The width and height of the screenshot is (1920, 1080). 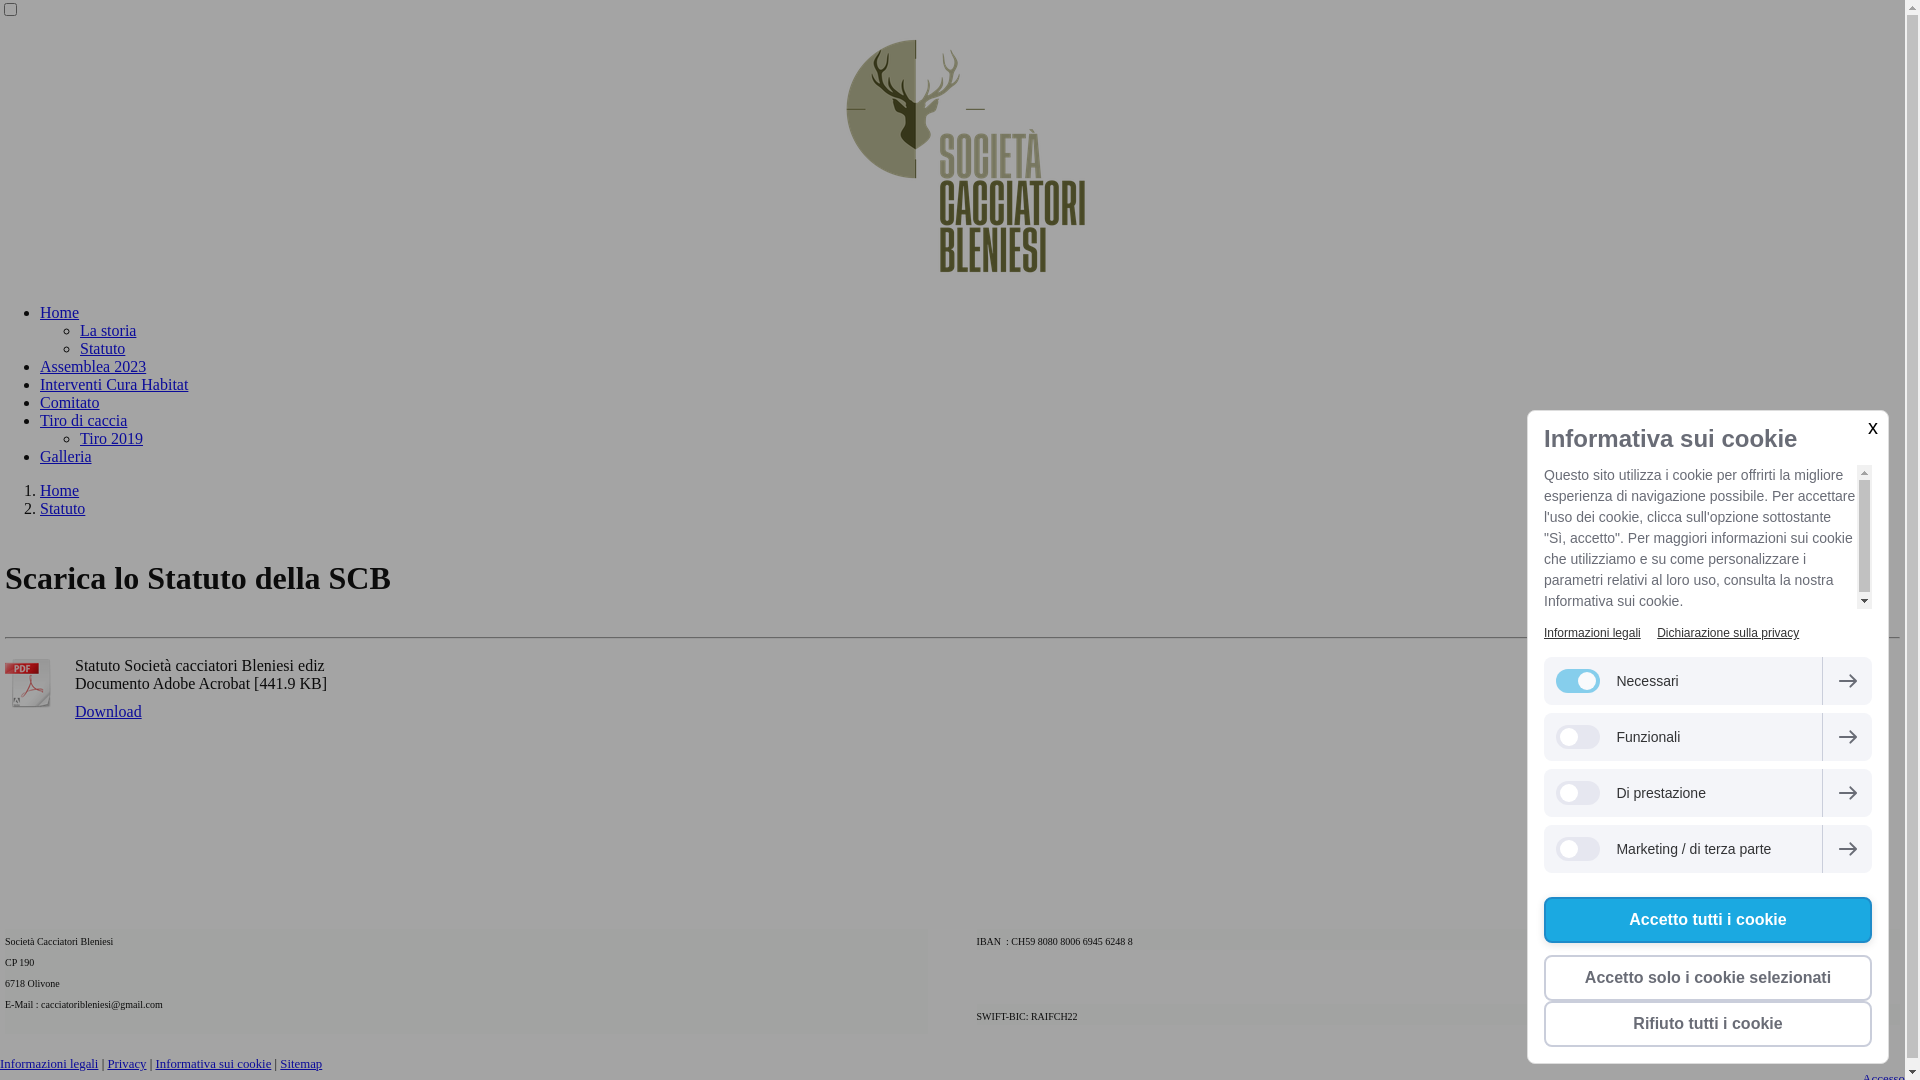 What do you see at coordinates (1543, 632) in the screenshot?
I see `'Informazioni legali'` at bounding box center [1543, 632].